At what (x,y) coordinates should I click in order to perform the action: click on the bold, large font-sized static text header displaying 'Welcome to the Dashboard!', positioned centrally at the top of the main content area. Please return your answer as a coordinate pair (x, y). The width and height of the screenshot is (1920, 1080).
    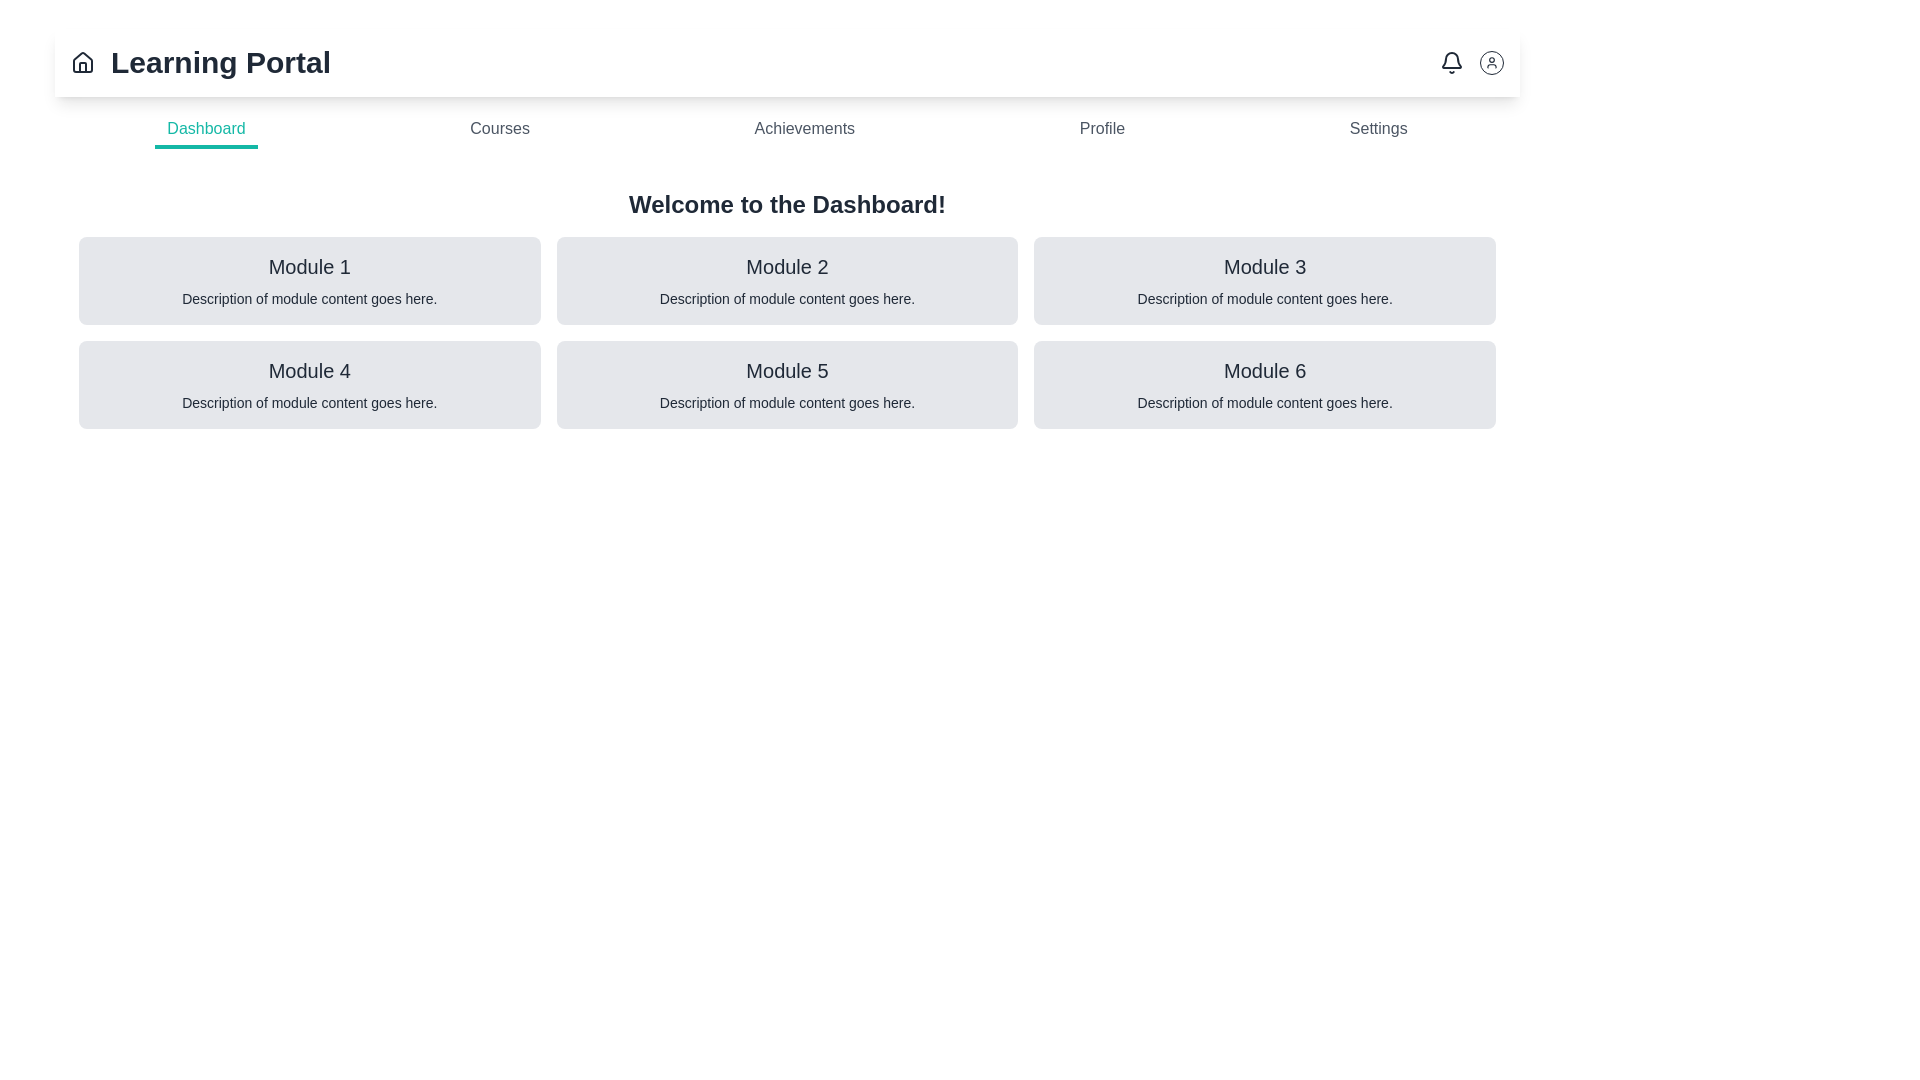
    Looking at the image, I should click on (786, 204).